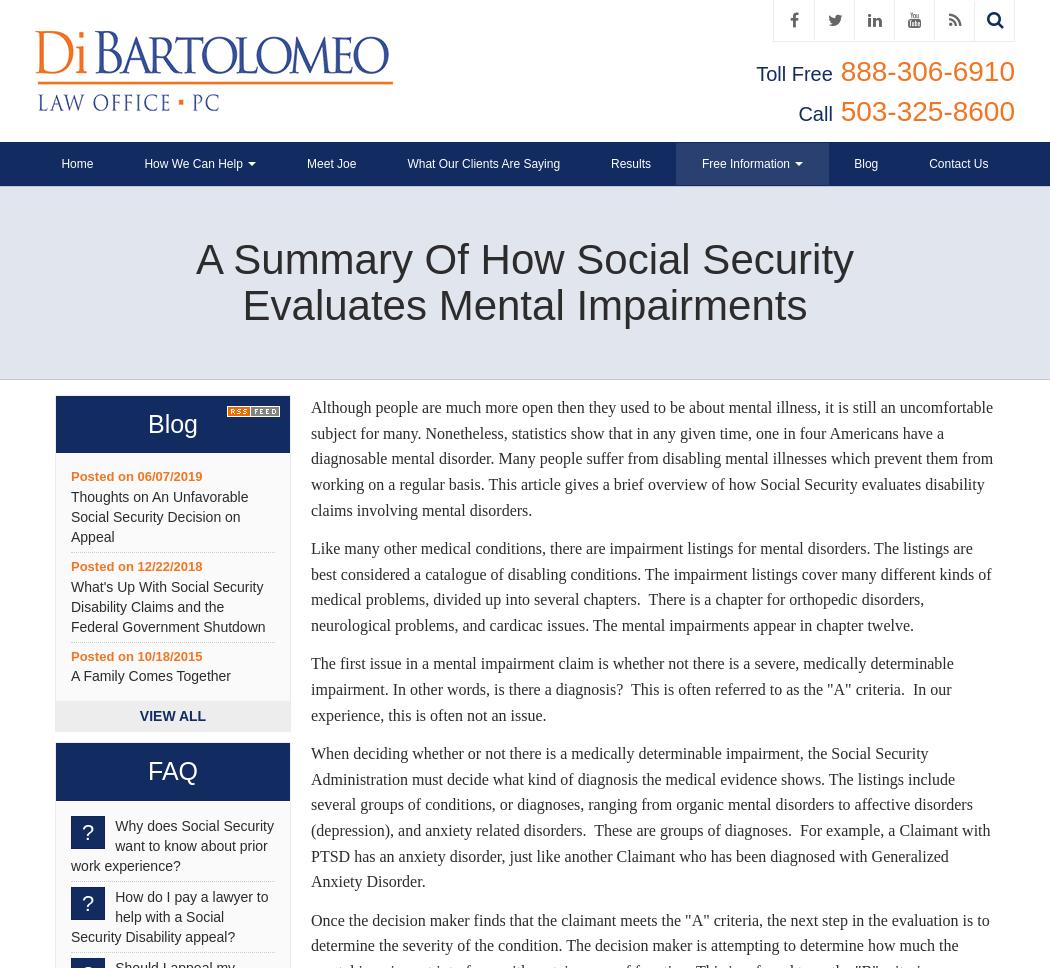  I want to click on 'When deciding whether or not there is a medically determinable impairment, the Social Security Administration must decide what kind of diagnosis the medical evidence shows. The listings include several groups of conditions, or diagnoses, ranging from organic mental disorders to affective disorders (depression), and anxiety related disorders.  These are groups of diagnoses.  For example, a Claimant with PTSD has an anxiety disorder, just like another Claimant who has been diagnosed with Generalized Anxiety Disorder.', so click(311, 816).